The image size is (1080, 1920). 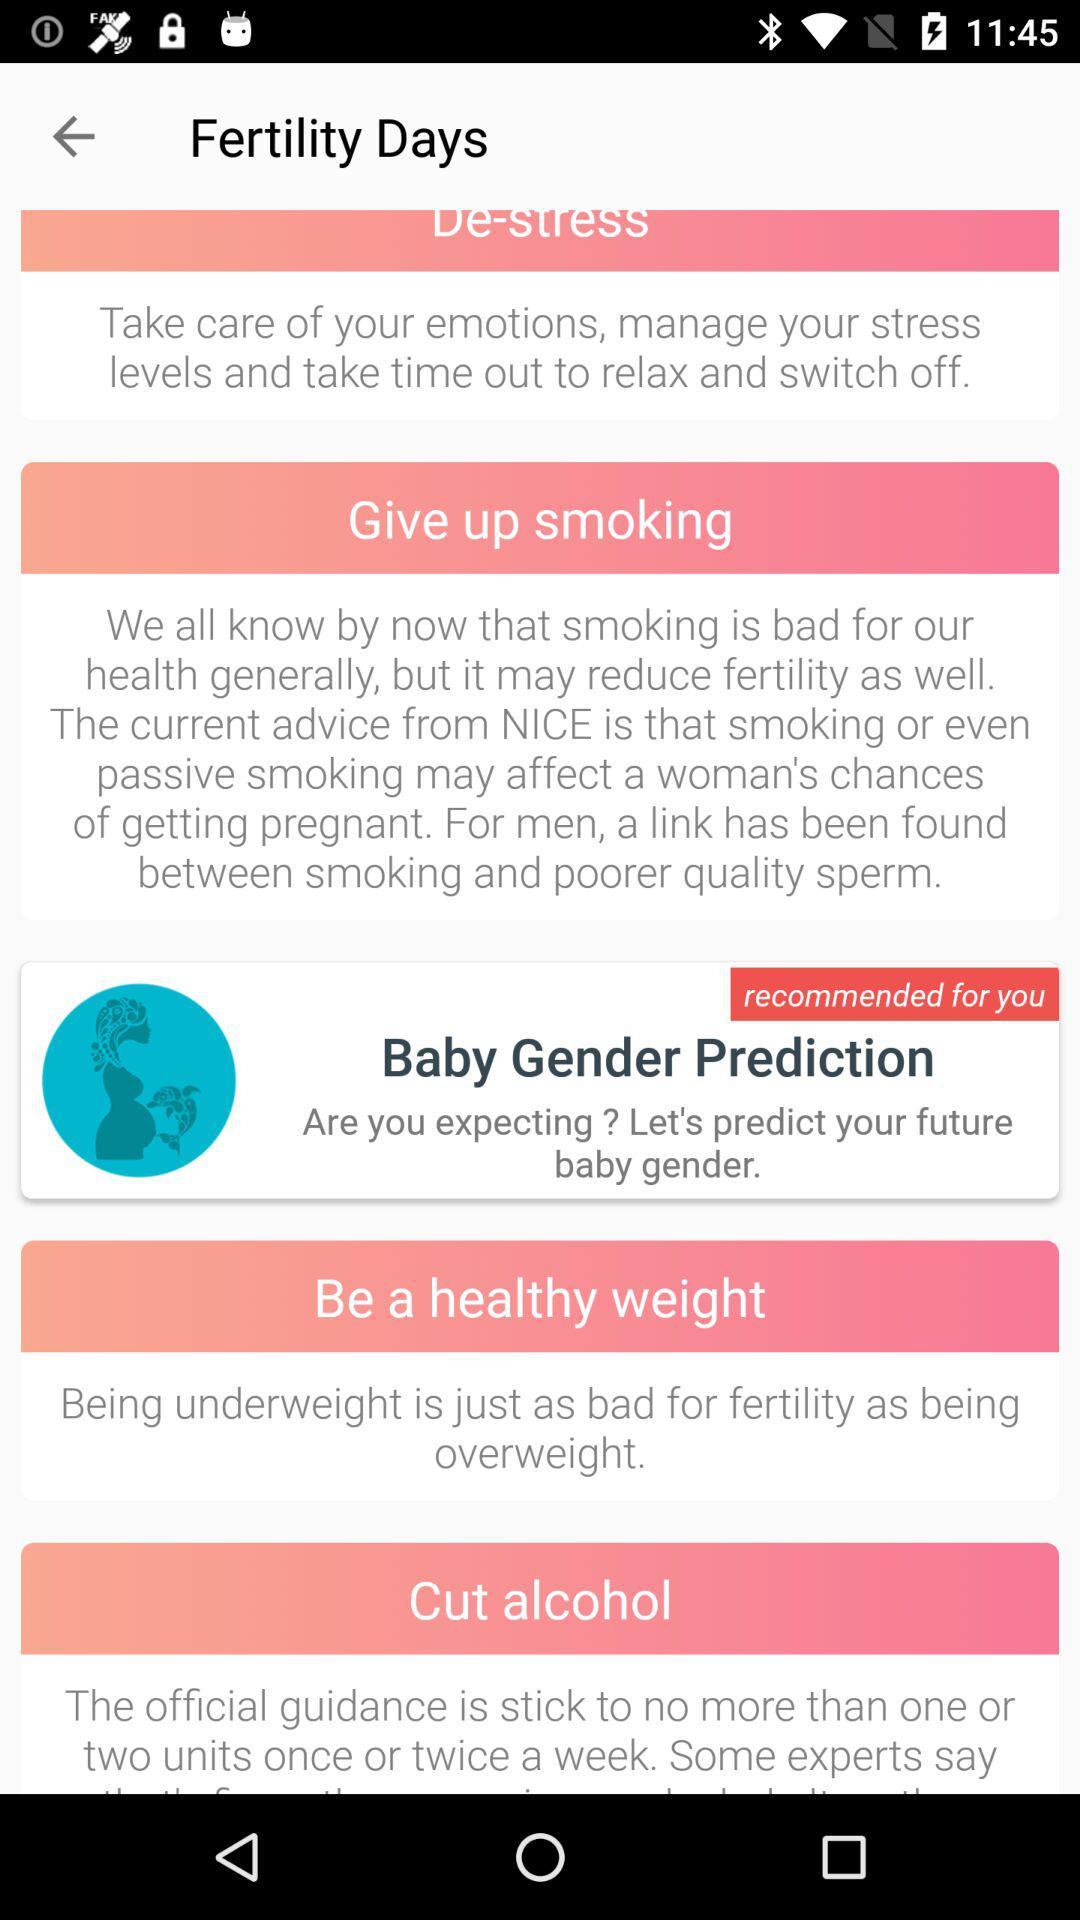 What do you see at coordinates (72, 135) in the screenshot?
I see `the item to the left of the fertility days icon` at bounding box center [72, 135].